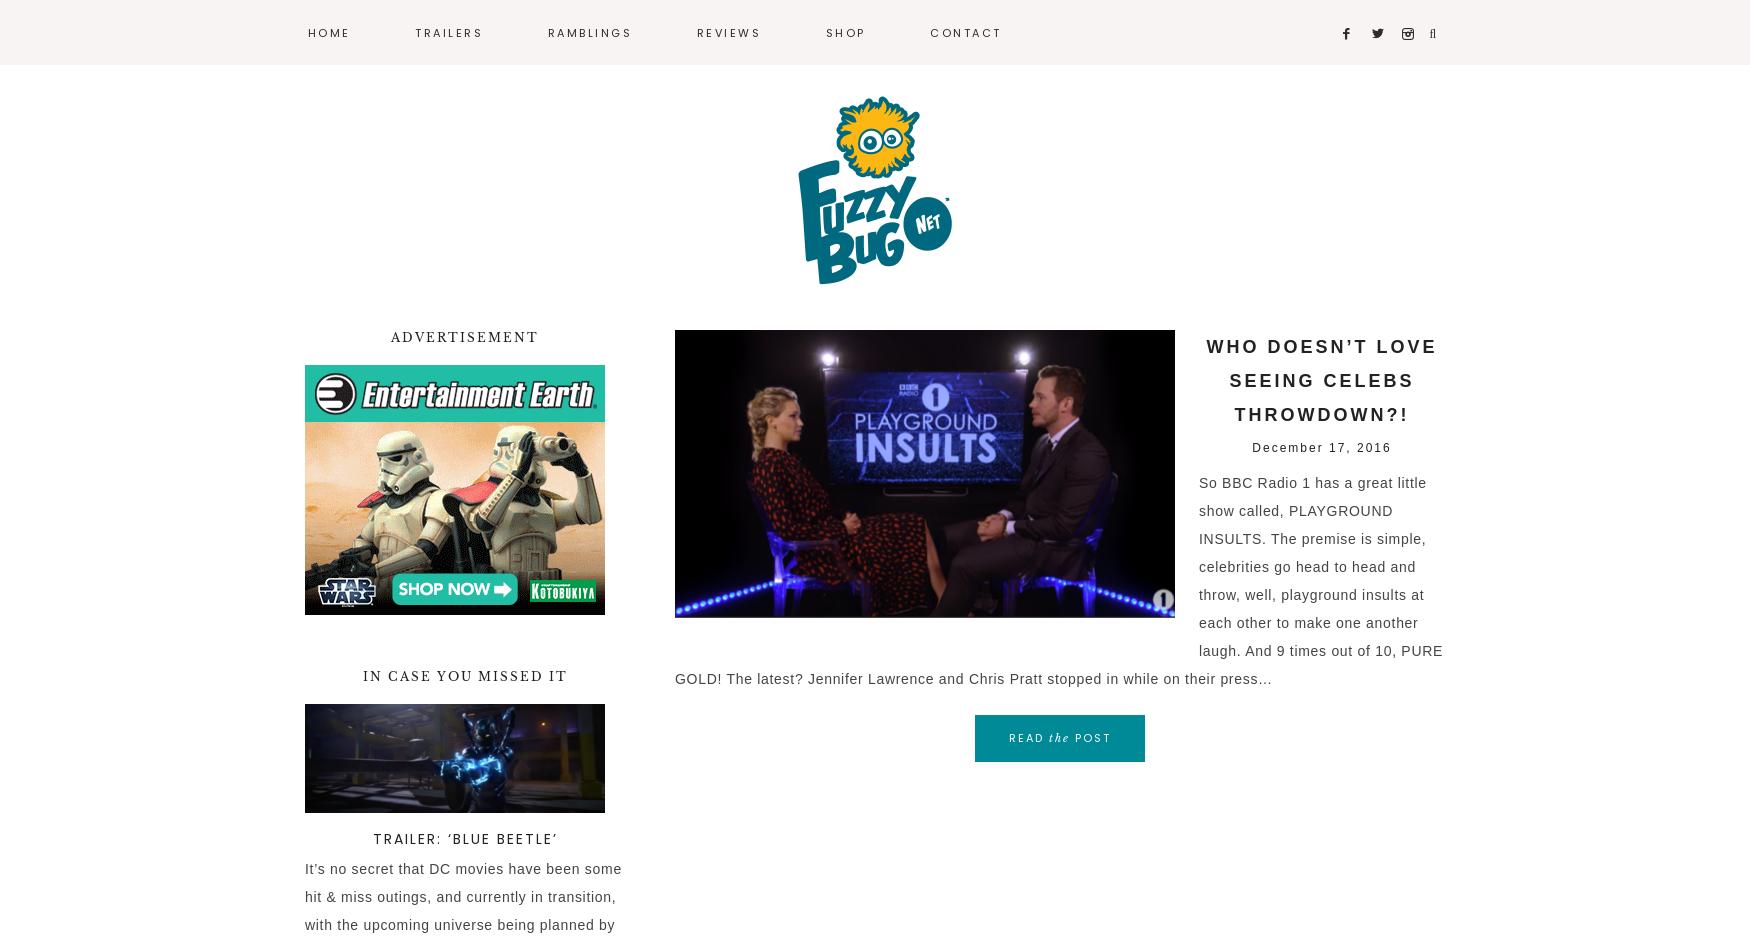  Describe the element at coordinates (449, 32) in the screenshot. I see `'Trailers'` at that location.